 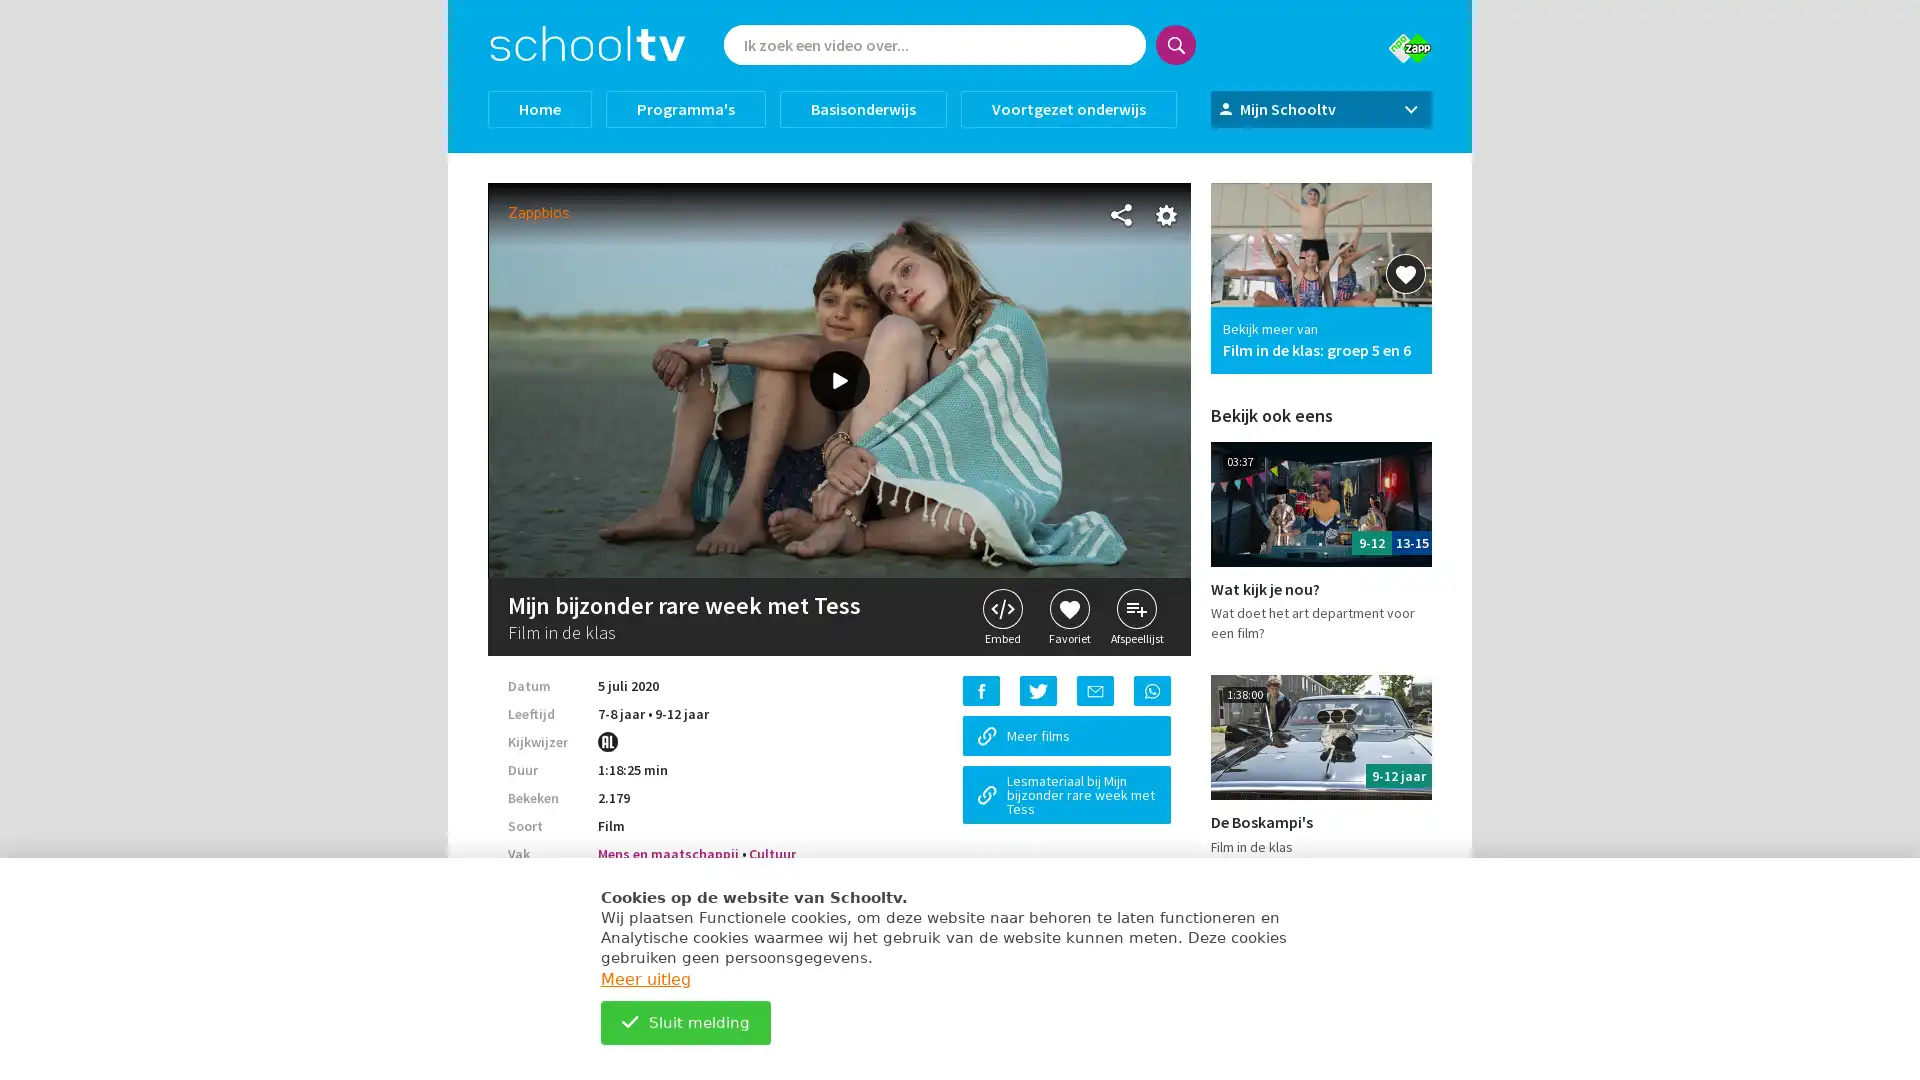 What do you see at coordinates (960, 426) in the screenshot?
I see `Nieuwe Afspeellijst` at bounding box center [960, 426].